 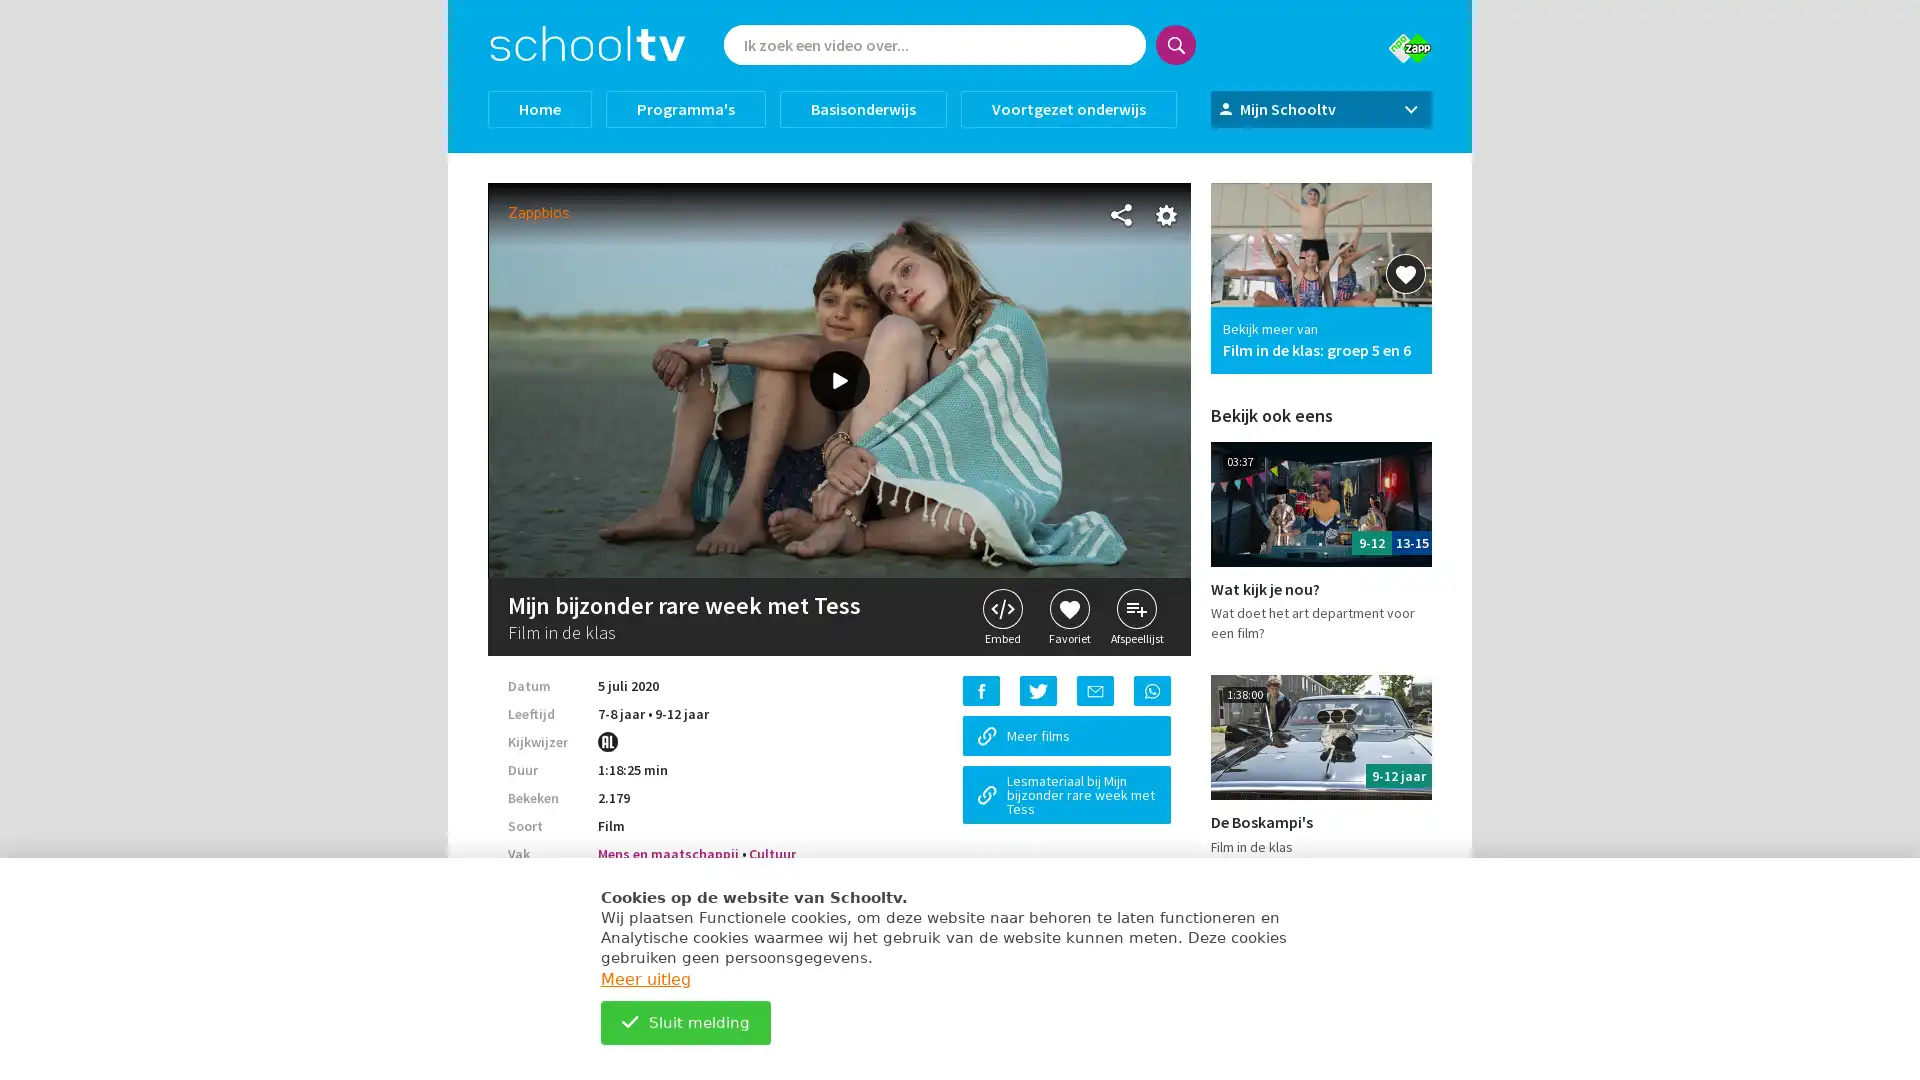 What do you see at coordinates (960, 426) in the screenshot?
I see `Nieuwe Afspeellijst` at bounding box center [960, 426].